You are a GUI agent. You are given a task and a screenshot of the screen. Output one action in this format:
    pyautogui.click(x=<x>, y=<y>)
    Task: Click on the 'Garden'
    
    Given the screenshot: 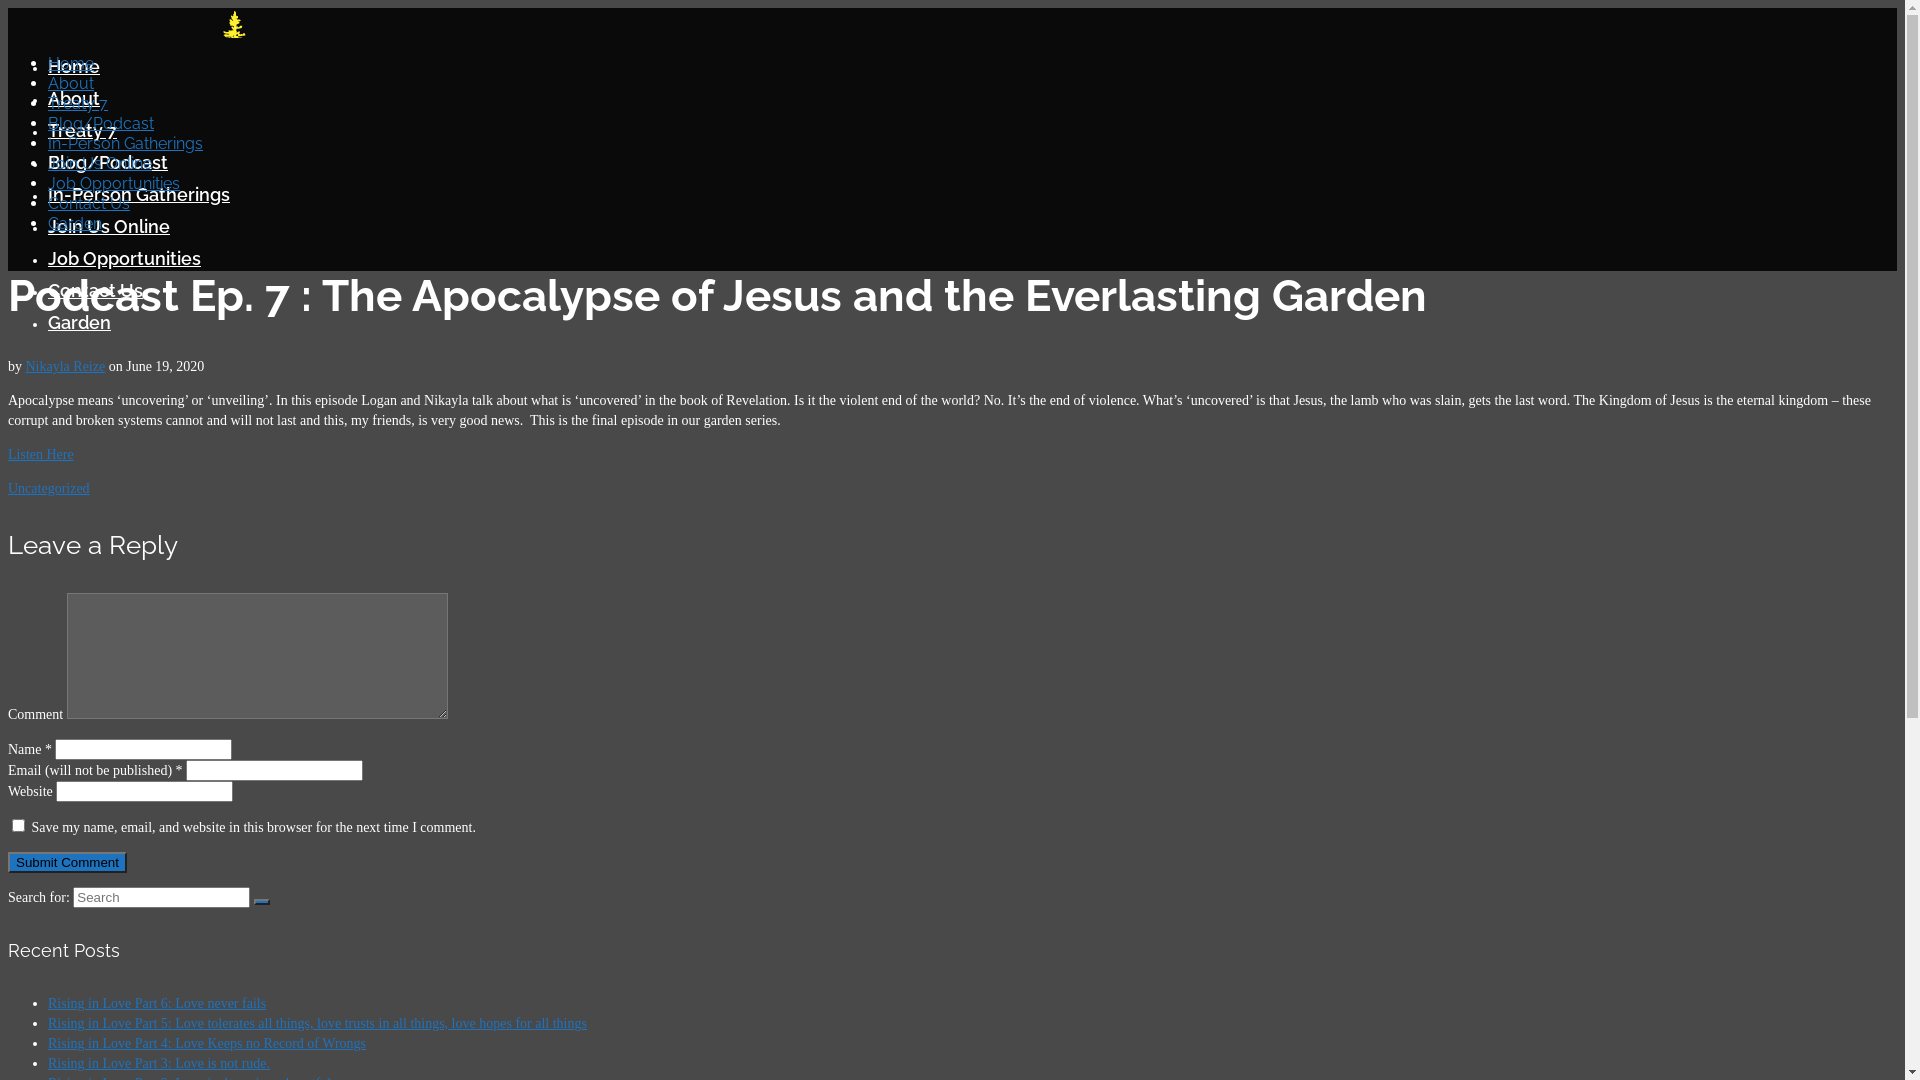 What is the action you would take?
    pyautogui.click(x=75, y=223)
    